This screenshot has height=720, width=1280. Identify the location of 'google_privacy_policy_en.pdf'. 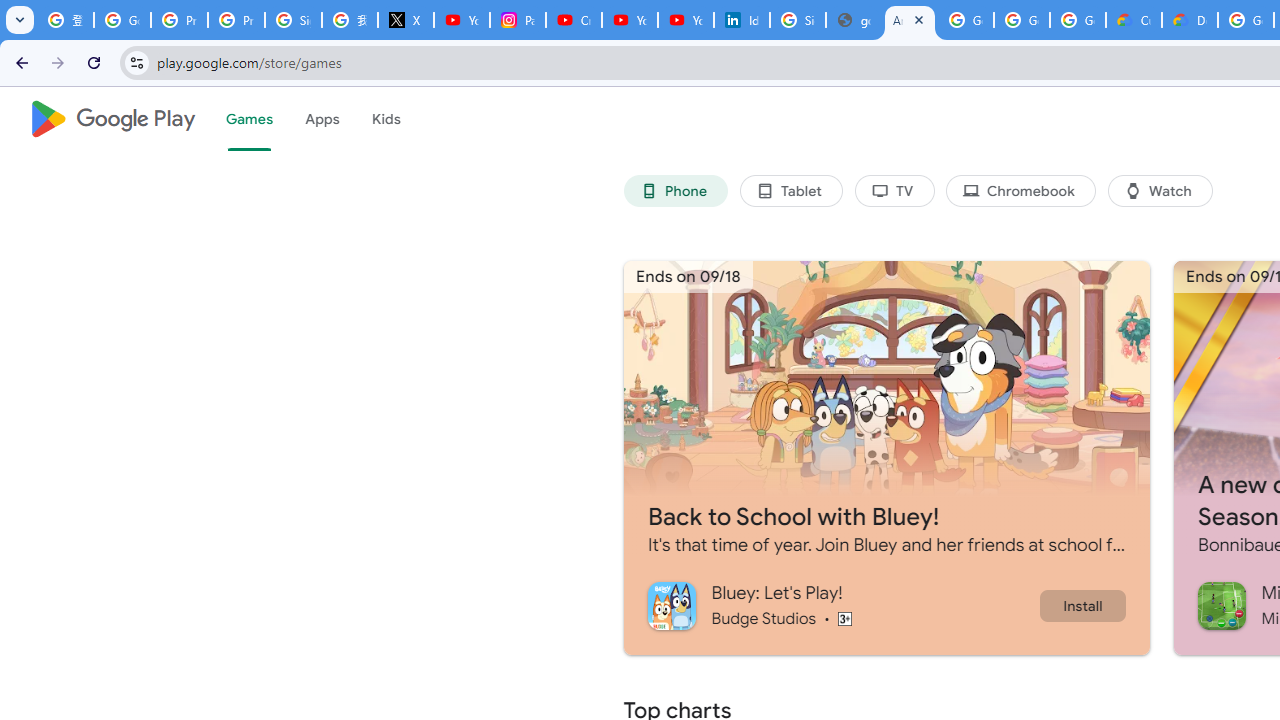
(853, 20).